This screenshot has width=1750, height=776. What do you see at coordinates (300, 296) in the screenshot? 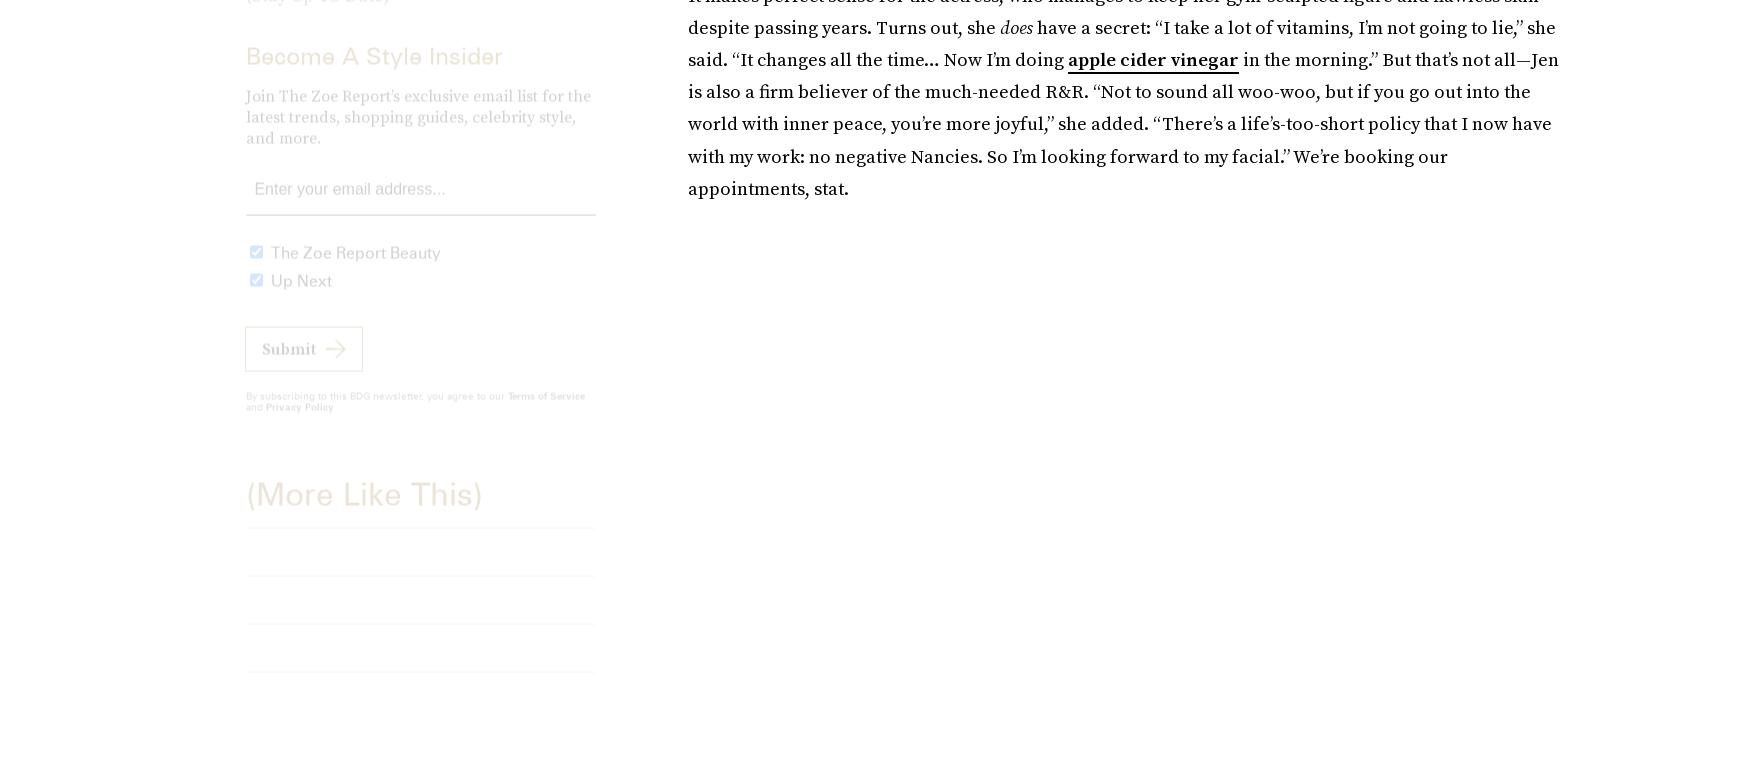
I see `'Up Next'` at bounding box center [300, 296].